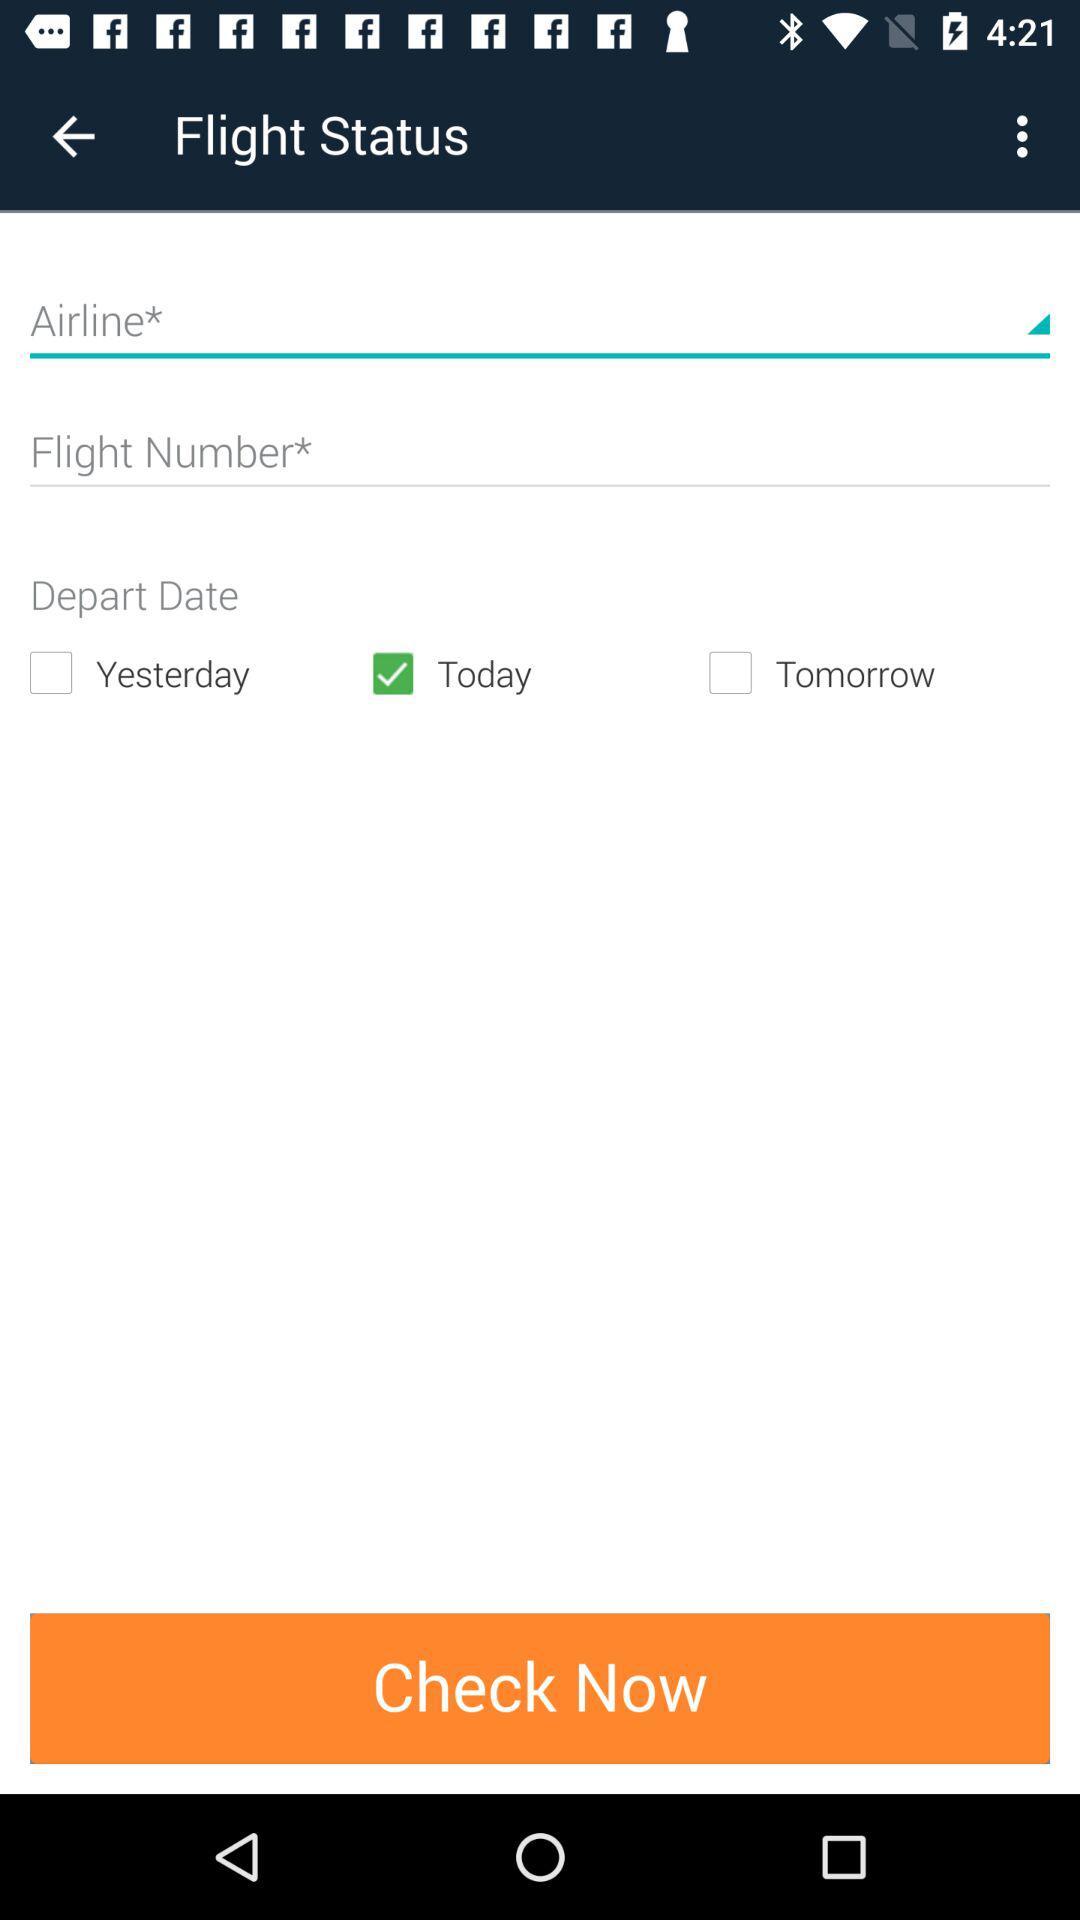 This screenshot has width=1080, height=1920. I want to click on the icon below the yesterday, so click(540, 1687).